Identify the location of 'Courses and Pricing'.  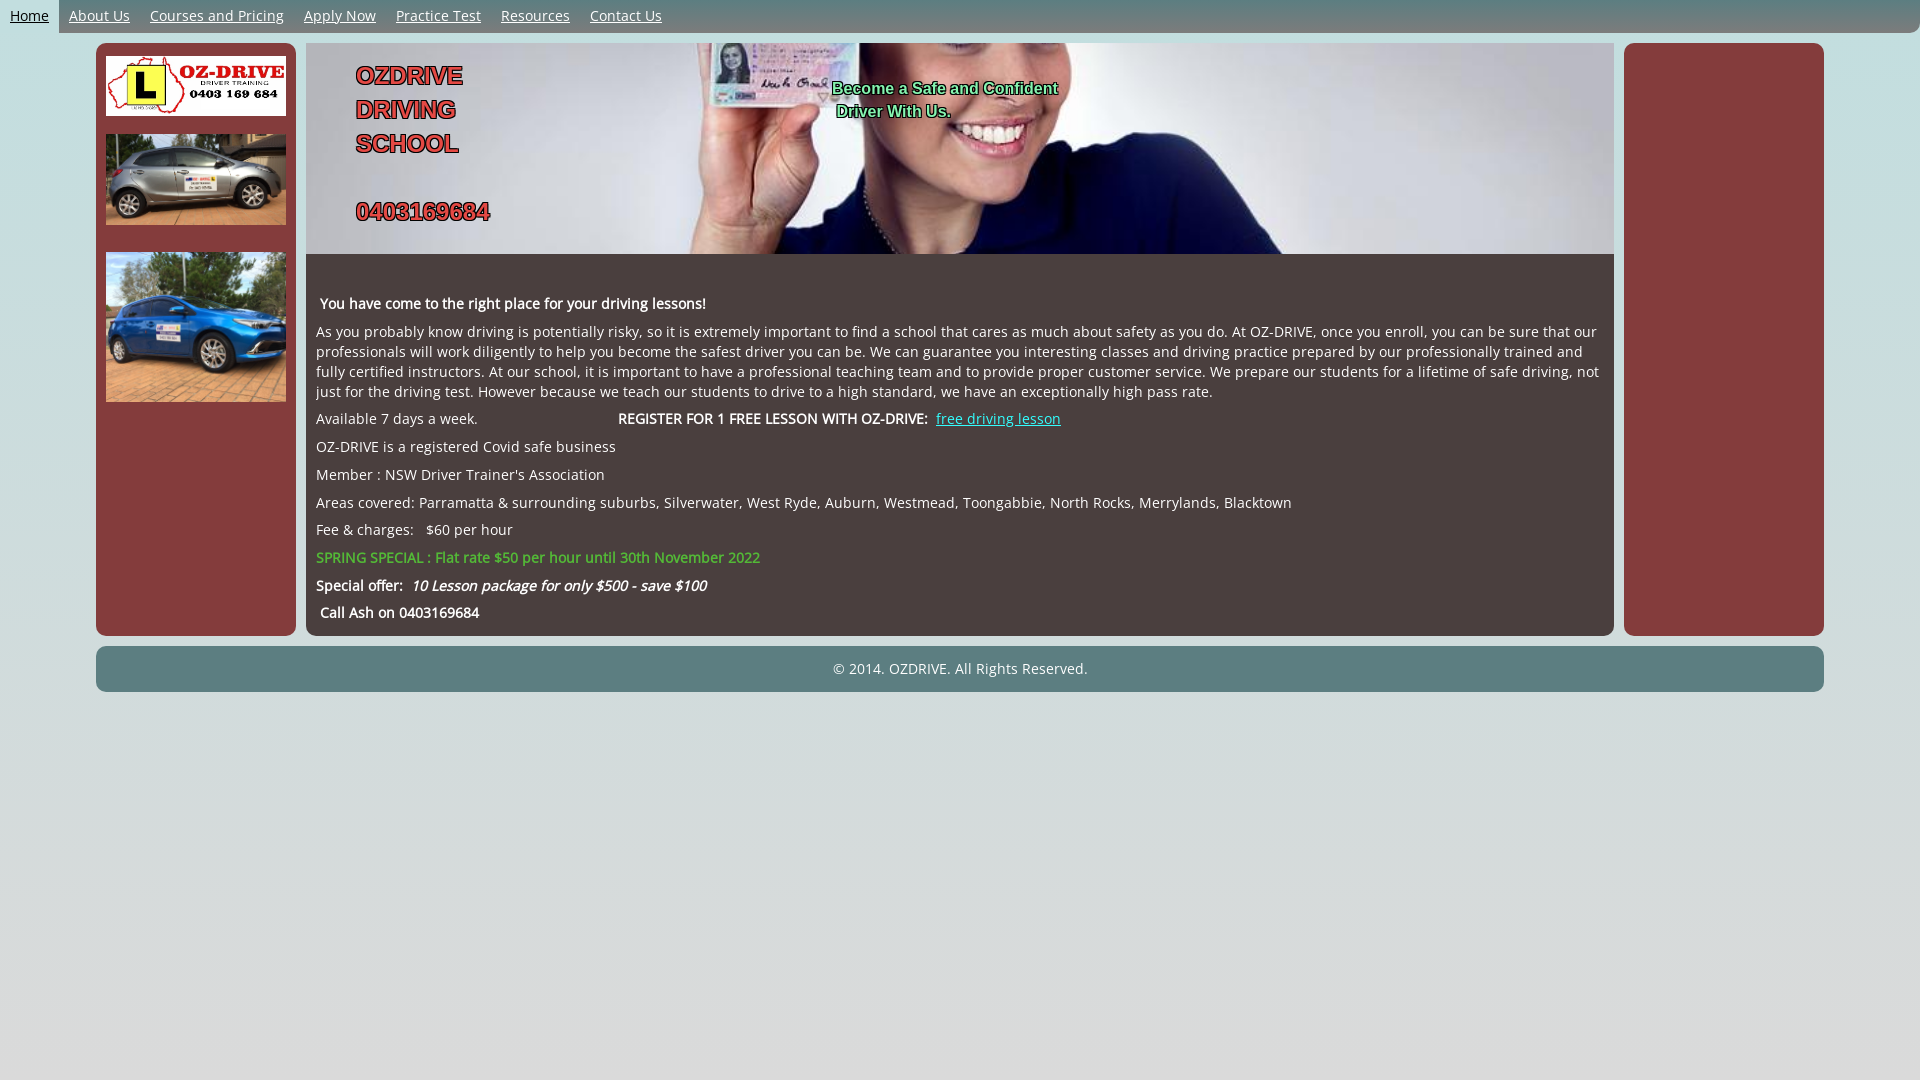
(216, 16).